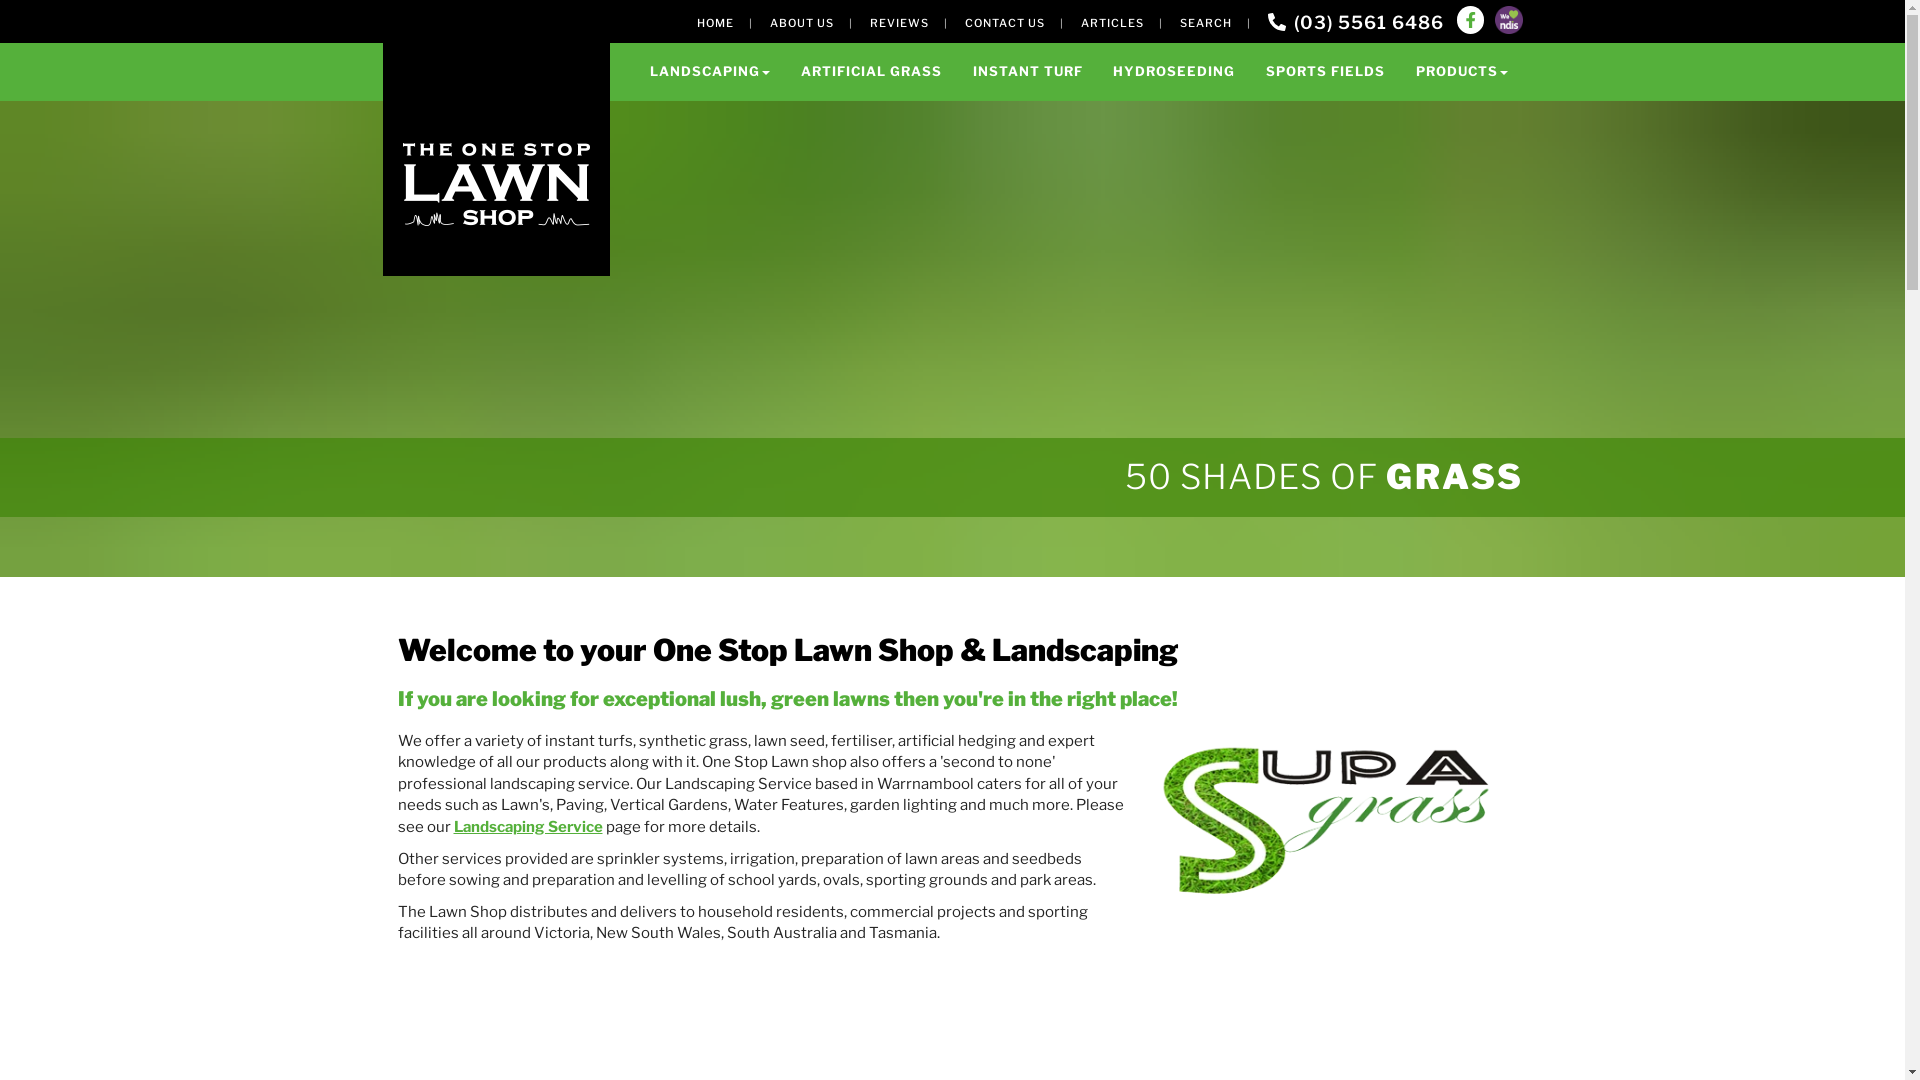 The height and width of the screenshot is (1080, 1920). What do you see at coordinates (528, 826) in the screenshot?
I see `'Landscaping Service'` at bounding box center [528, 826].